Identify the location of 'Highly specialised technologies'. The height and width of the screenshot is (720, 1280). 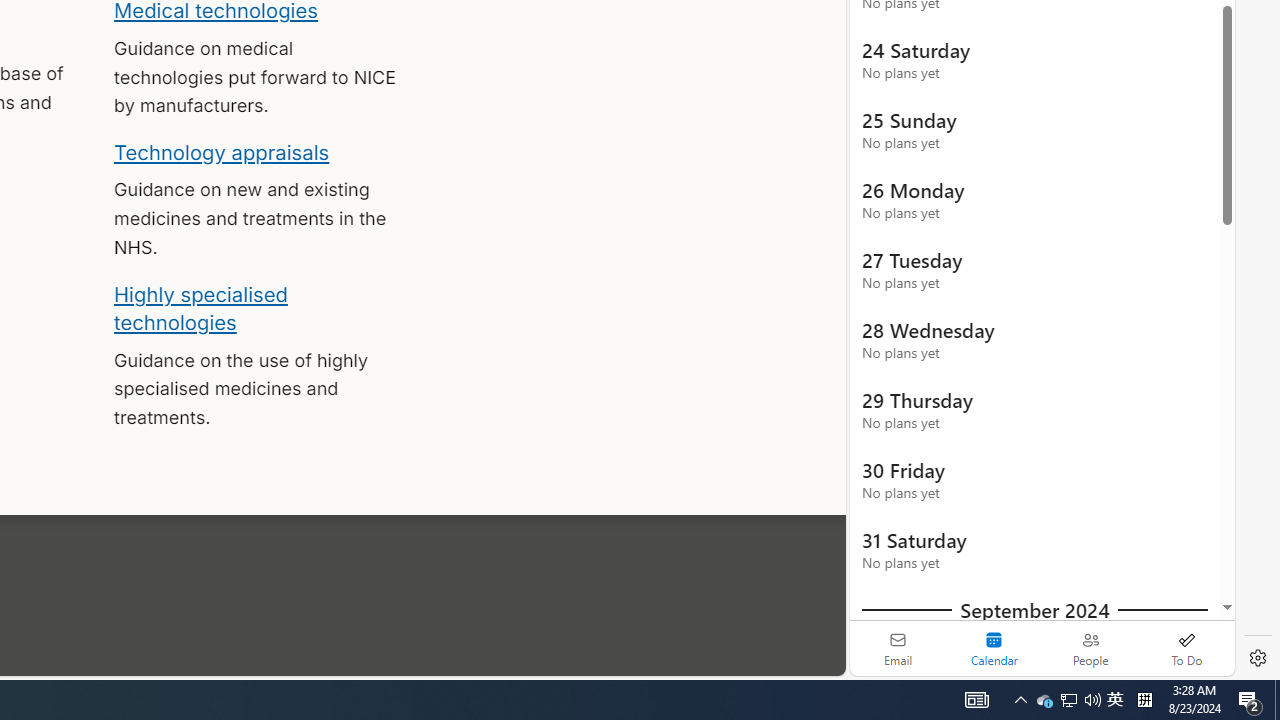
(200, 308).